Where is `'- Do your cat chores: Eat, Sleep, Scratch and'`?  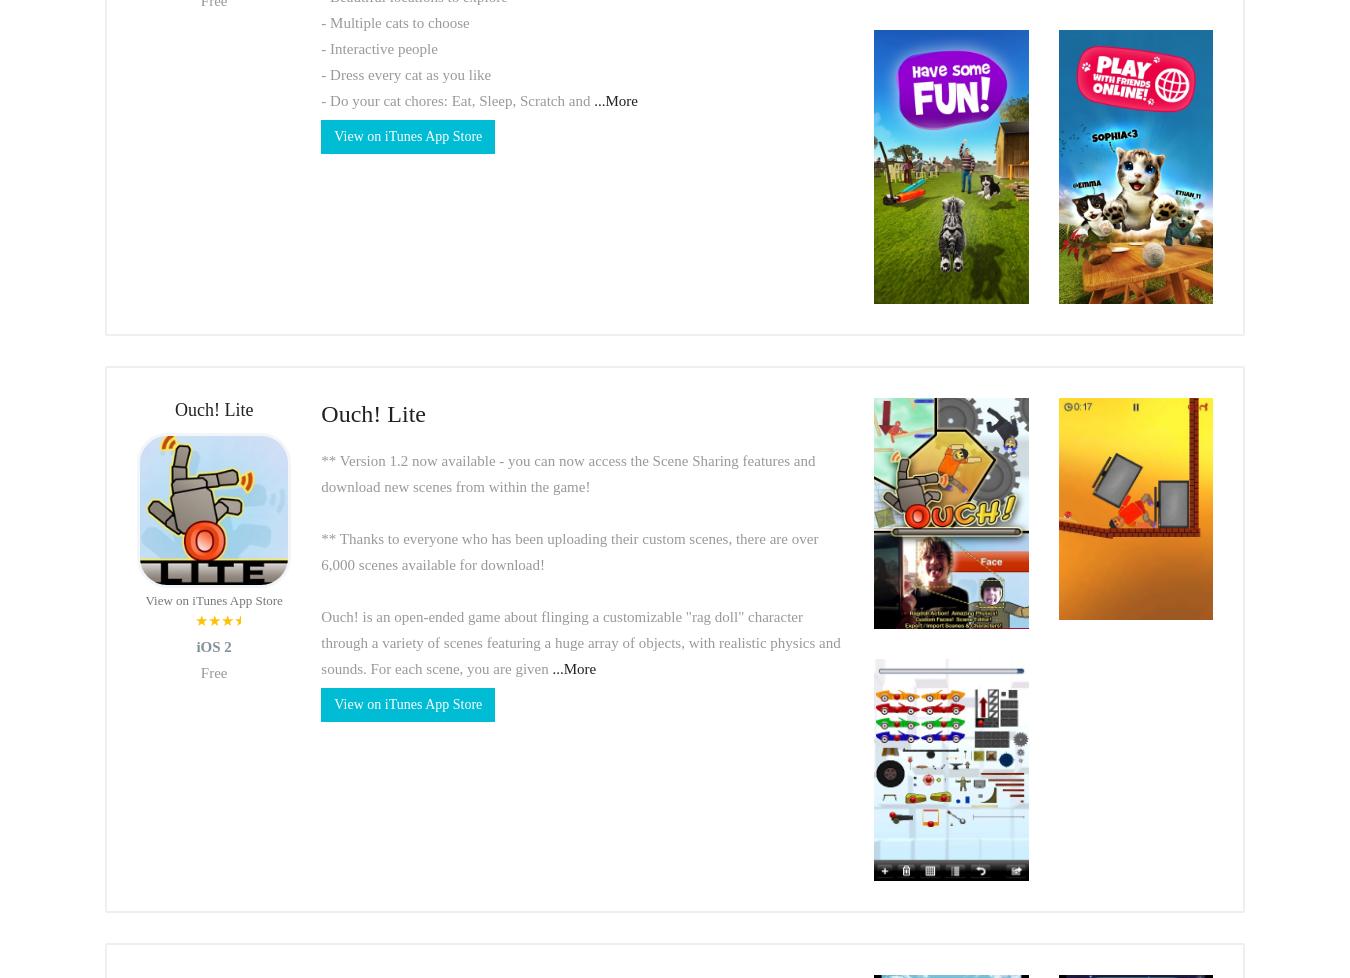 '- Do your cat chores: Eat, Sleep, Scratch and' is located at coordinates (456, 99).